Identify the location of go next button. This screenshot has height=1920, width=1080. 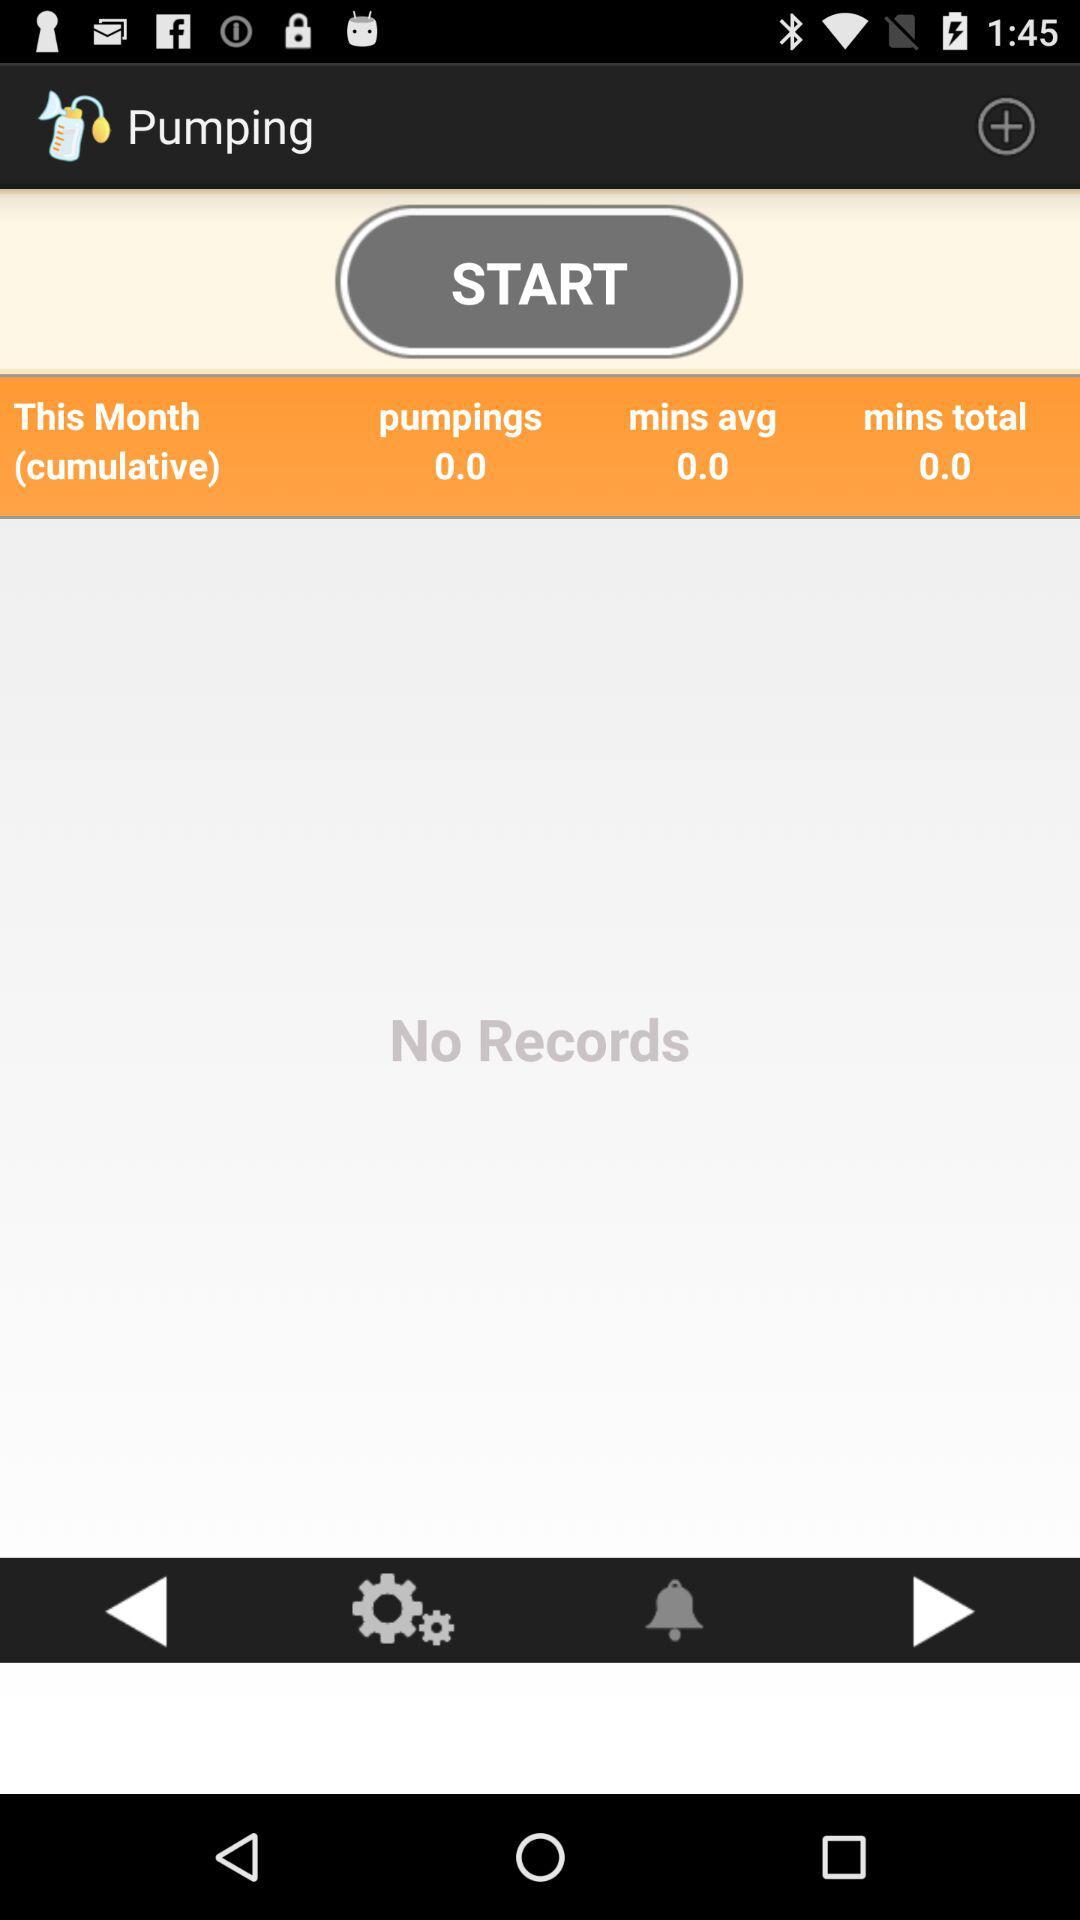
(945, 1610).